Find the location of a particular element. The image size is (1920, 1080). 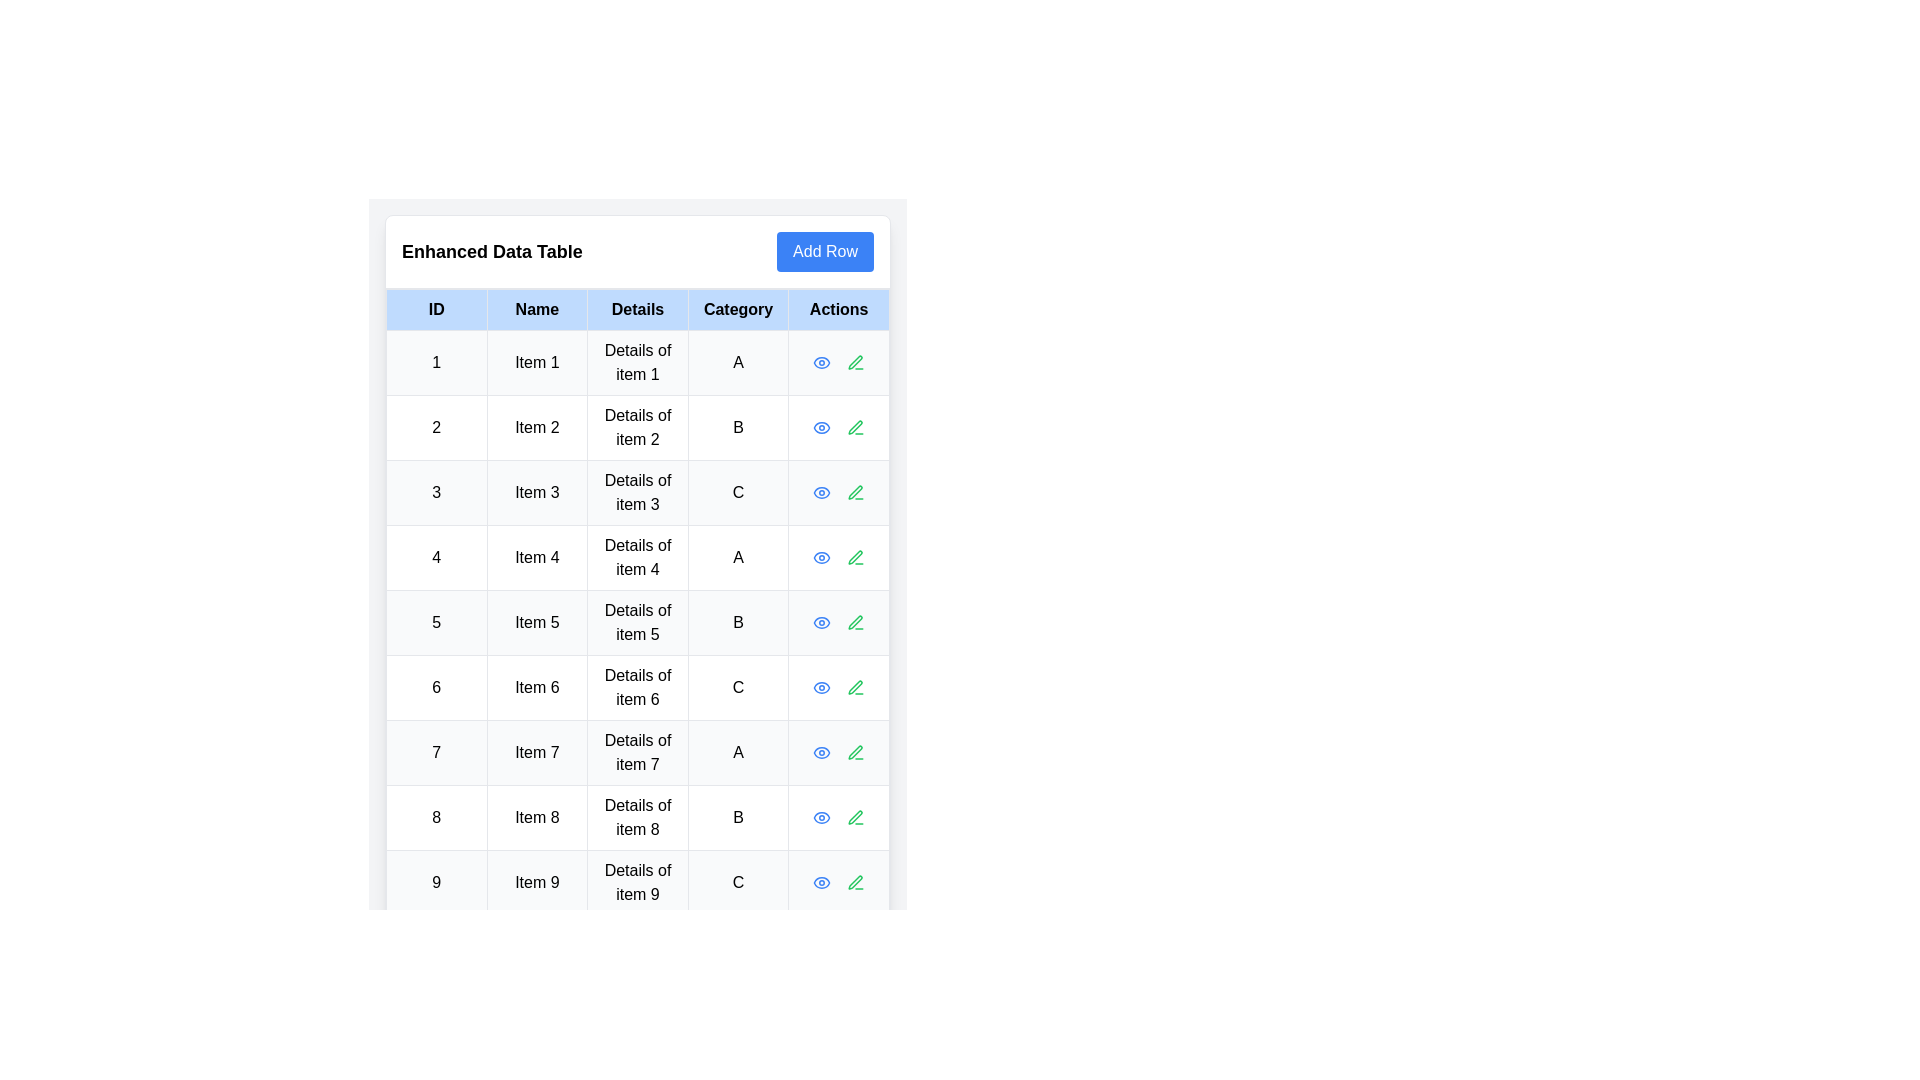

the eye icon is located at coordinates (822, 752).